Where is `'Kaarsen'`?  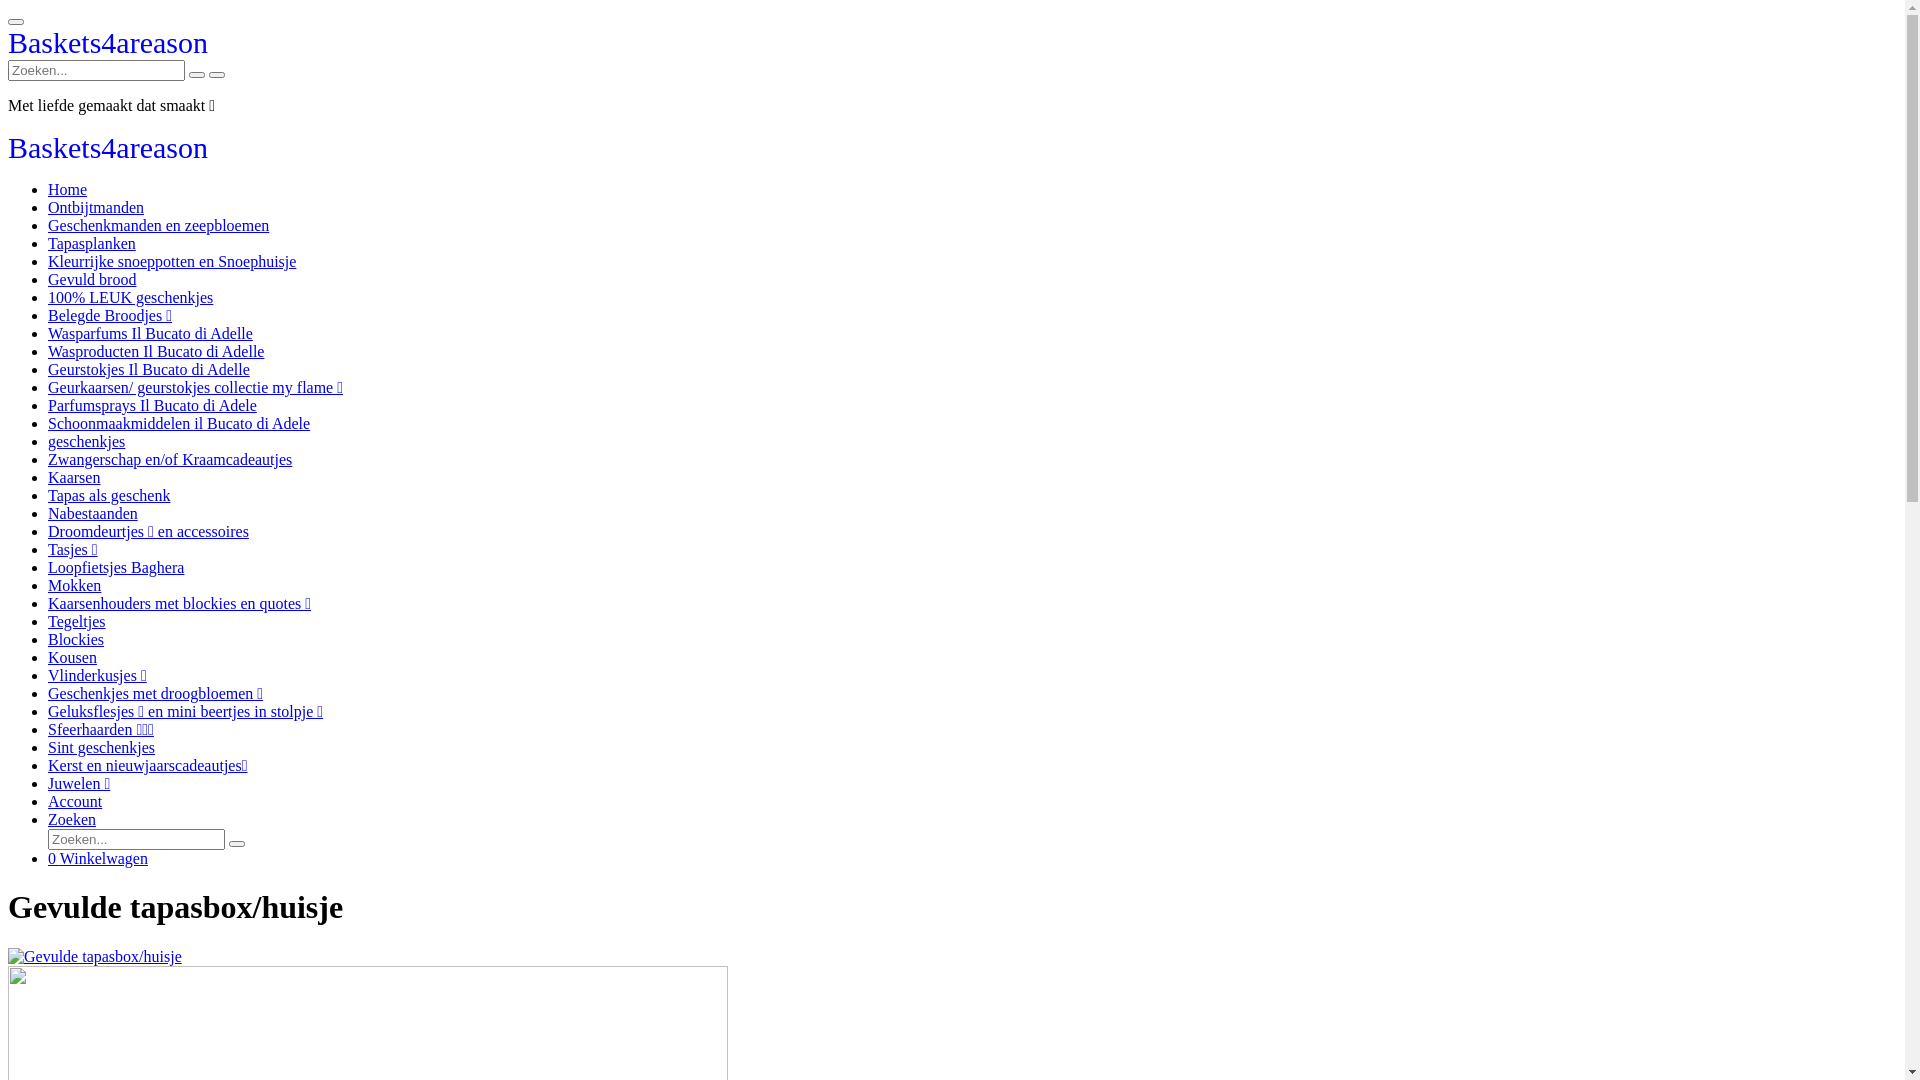
'Kaarsen' is located at coordinates (48, 477).